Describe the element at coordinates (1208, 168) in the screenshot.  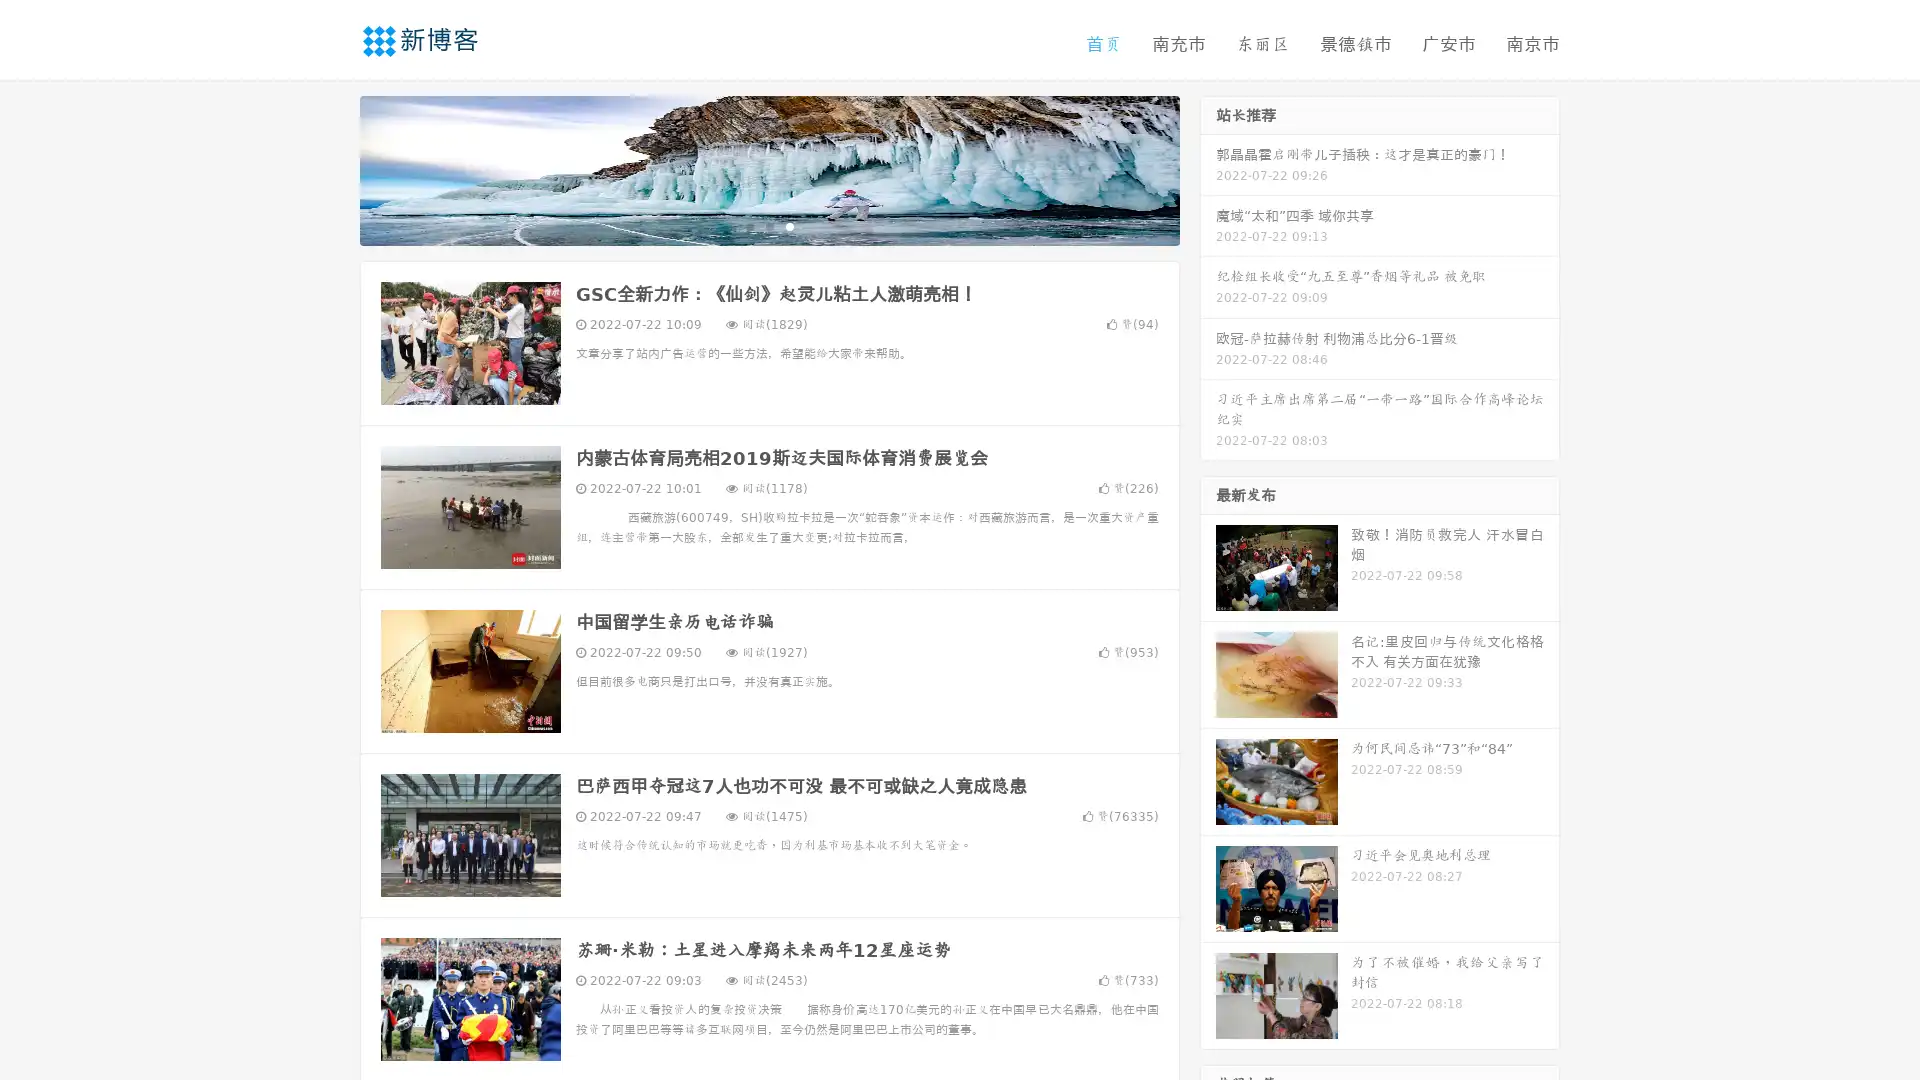
I see `Next slide` at that location.